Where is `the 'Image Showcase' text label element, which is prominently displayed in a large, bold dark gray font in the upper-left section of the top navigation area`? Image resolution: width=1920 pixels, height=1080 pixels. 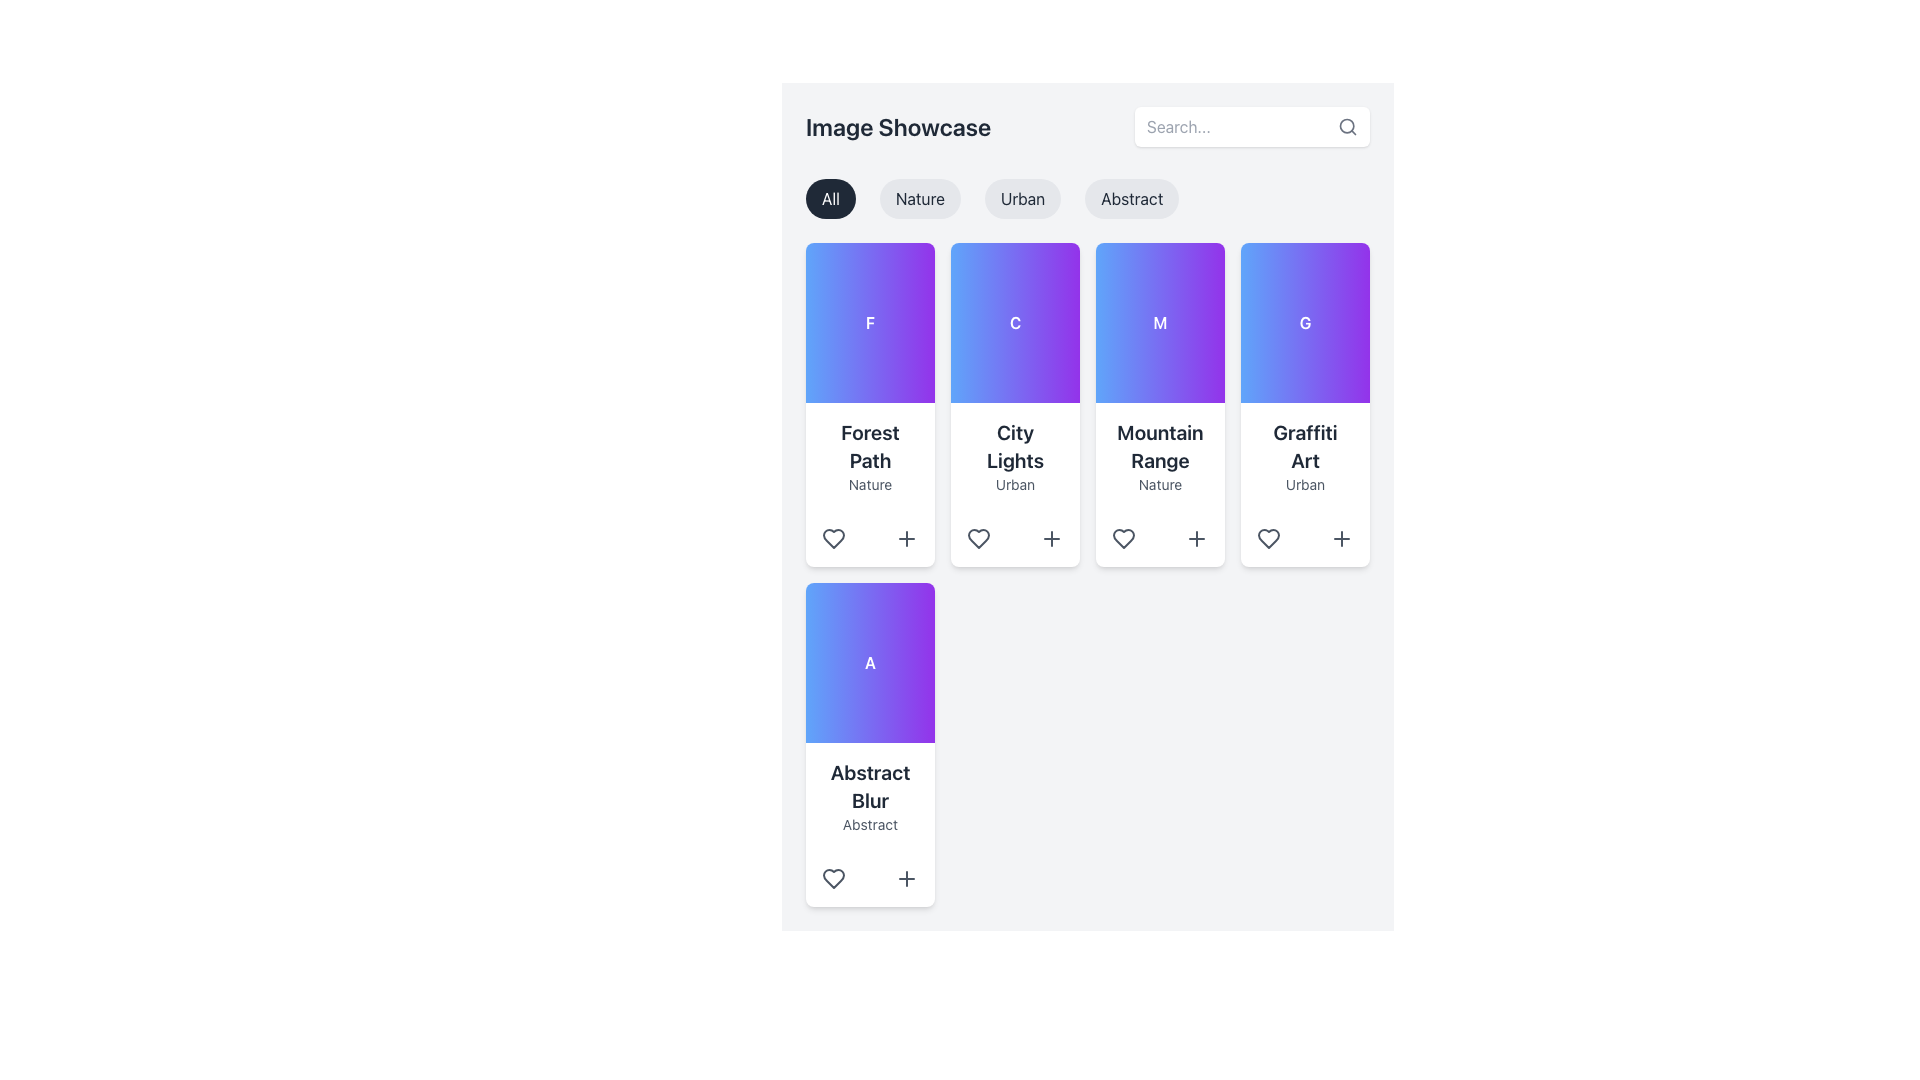
the 'Image Showcase' text label element, which is prominently displayed in a large, bold dark gray font in the upper-left section of the top navigation area is located at coordinates (897, 127).